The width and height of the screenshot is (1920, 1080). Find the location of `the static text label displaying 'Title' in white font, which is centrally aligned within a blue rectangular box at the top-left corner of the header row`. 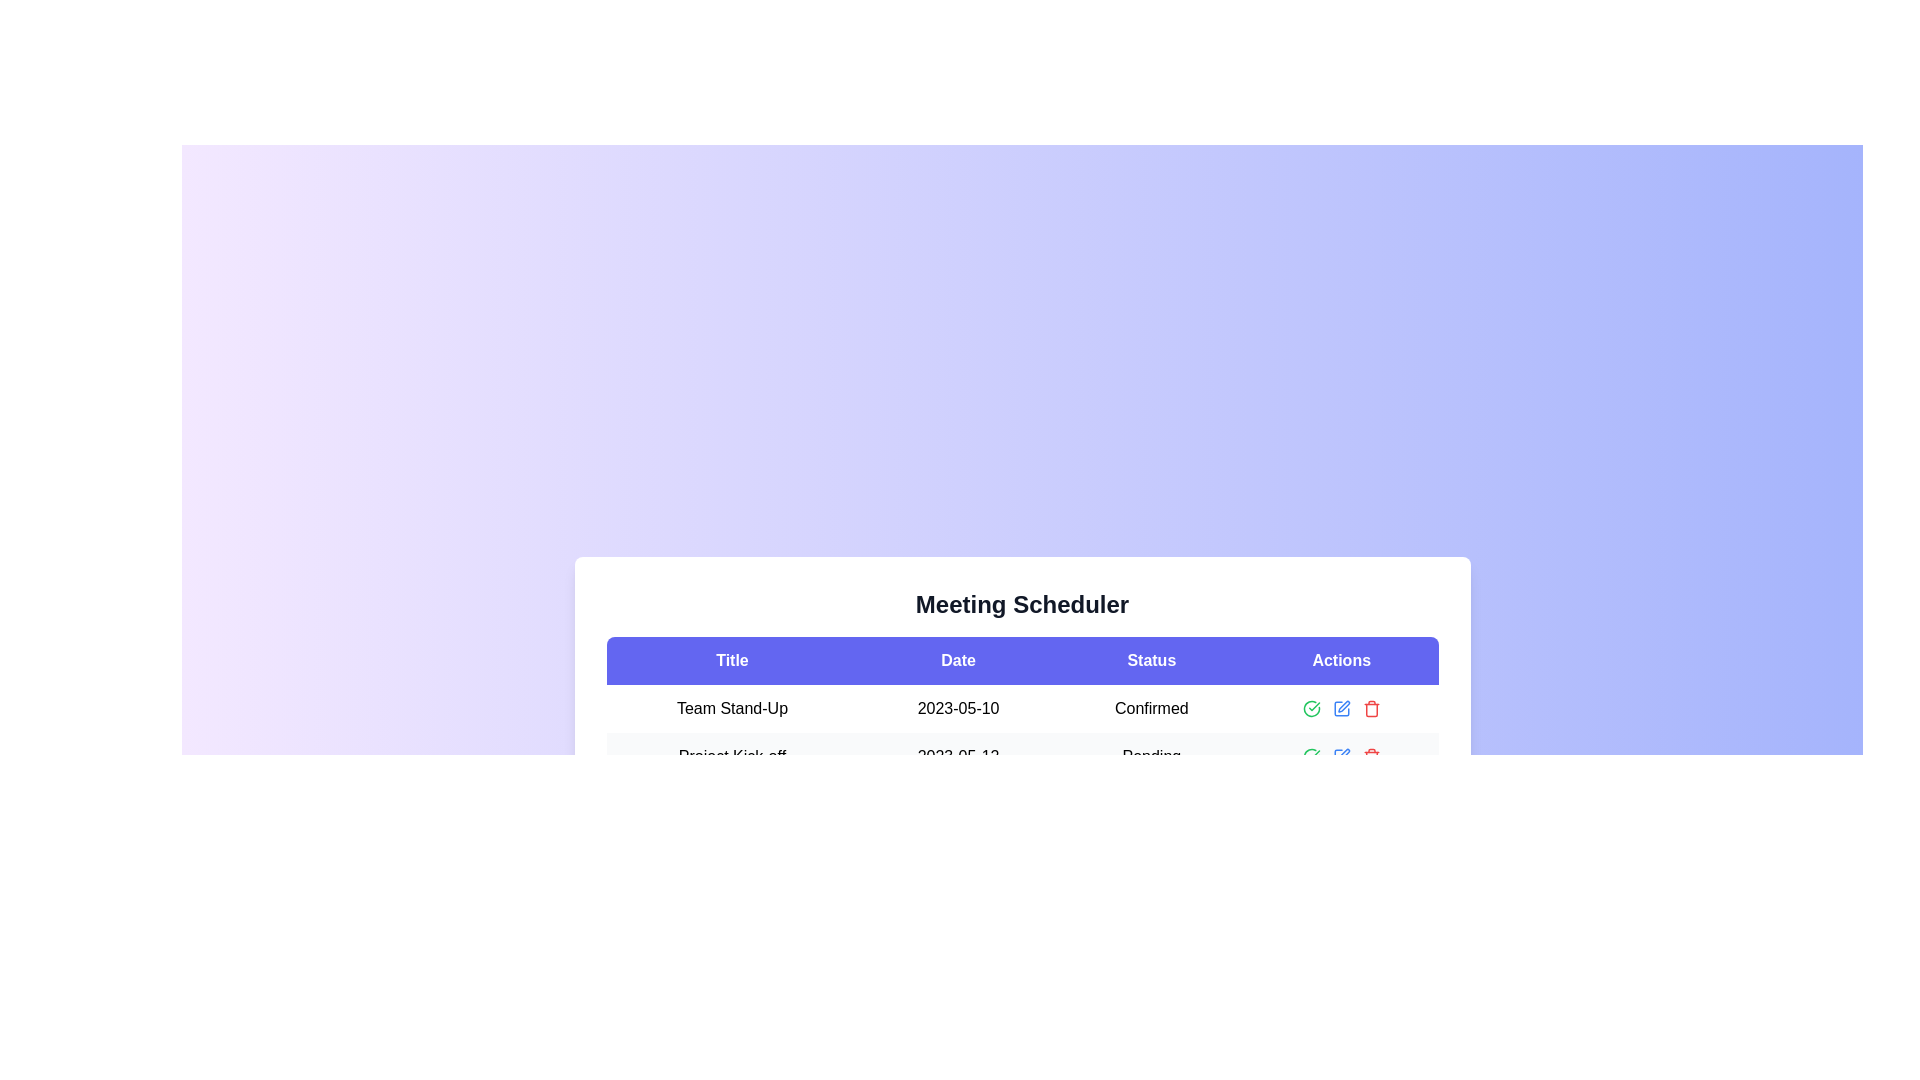

the static text label displaying 'Title' in white font, which is centrally aligned within a blue rectangular box at the top-left corner of the header row is located at coordinates (731, 660).